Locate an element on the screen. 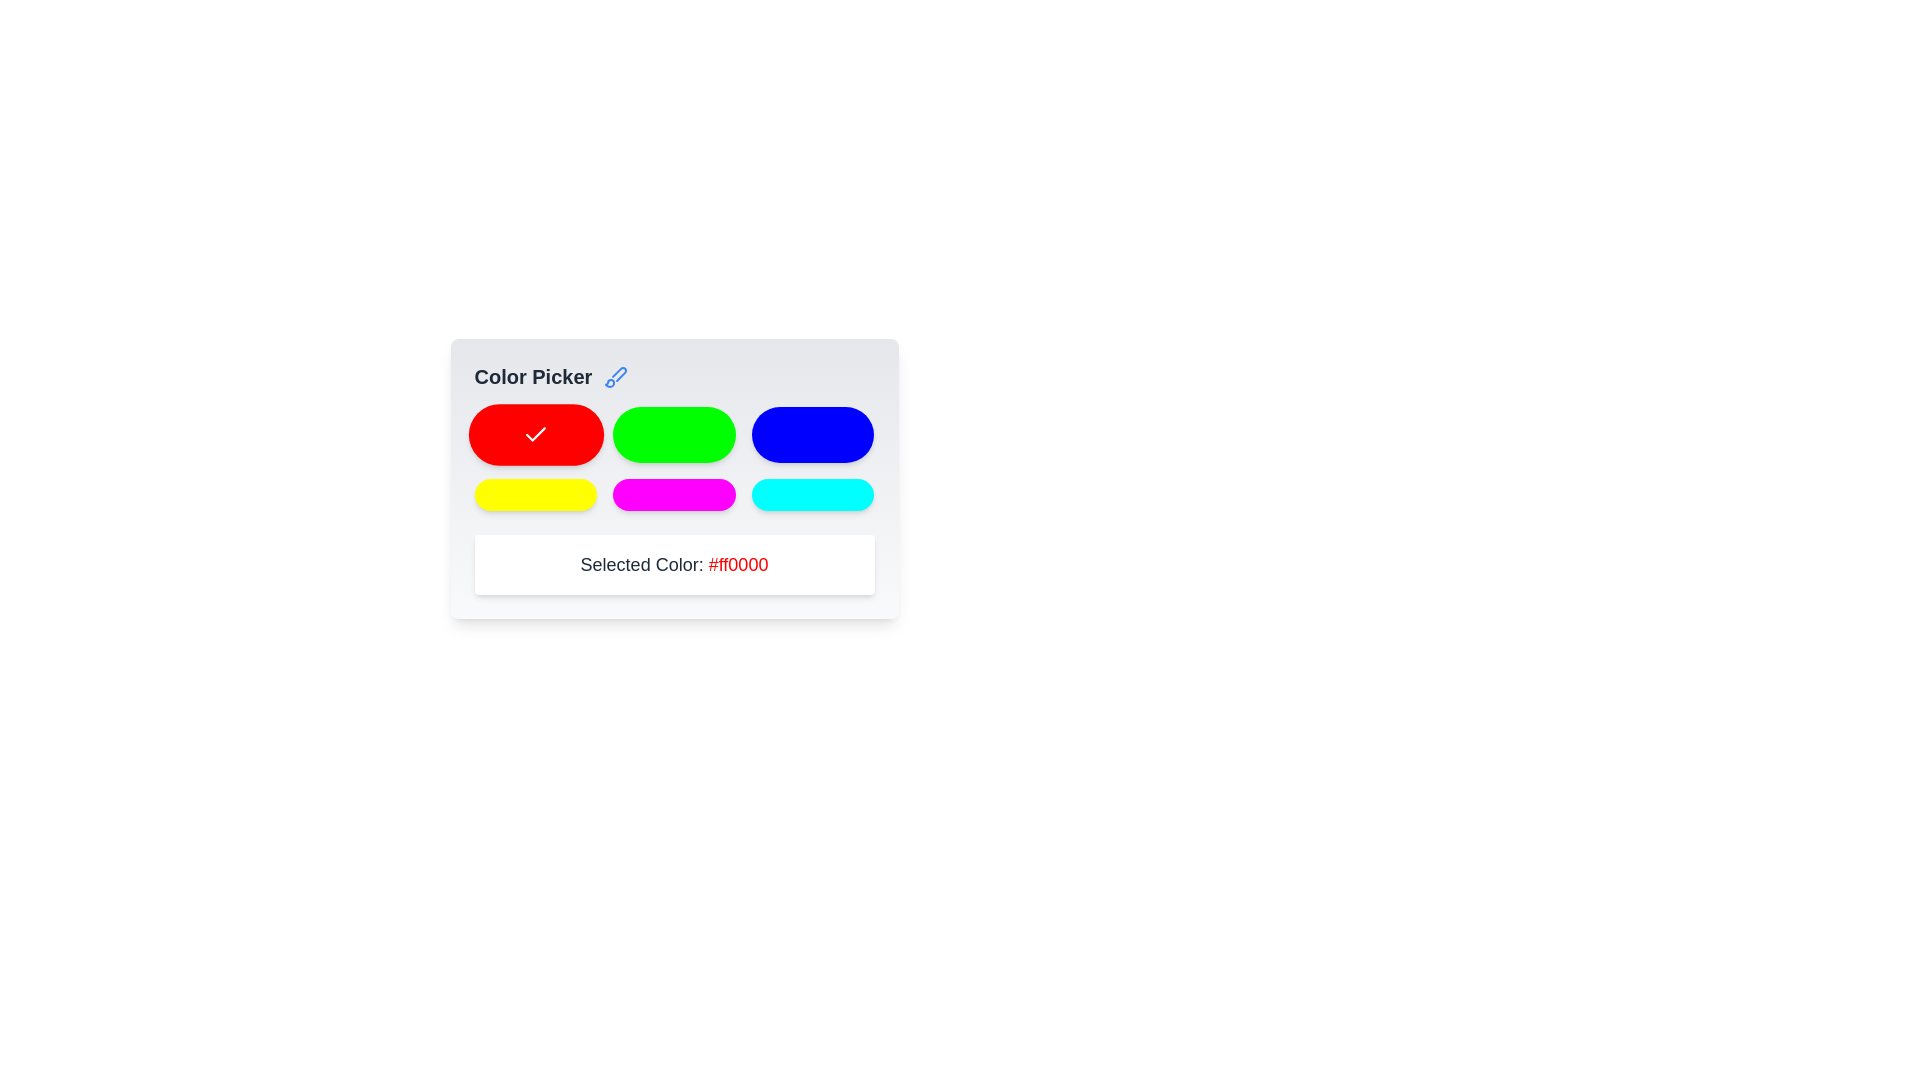 The height and width of the screenshot is (1080, 1920). the button corresponding to the color yellow is located at coordinates (535, 494).